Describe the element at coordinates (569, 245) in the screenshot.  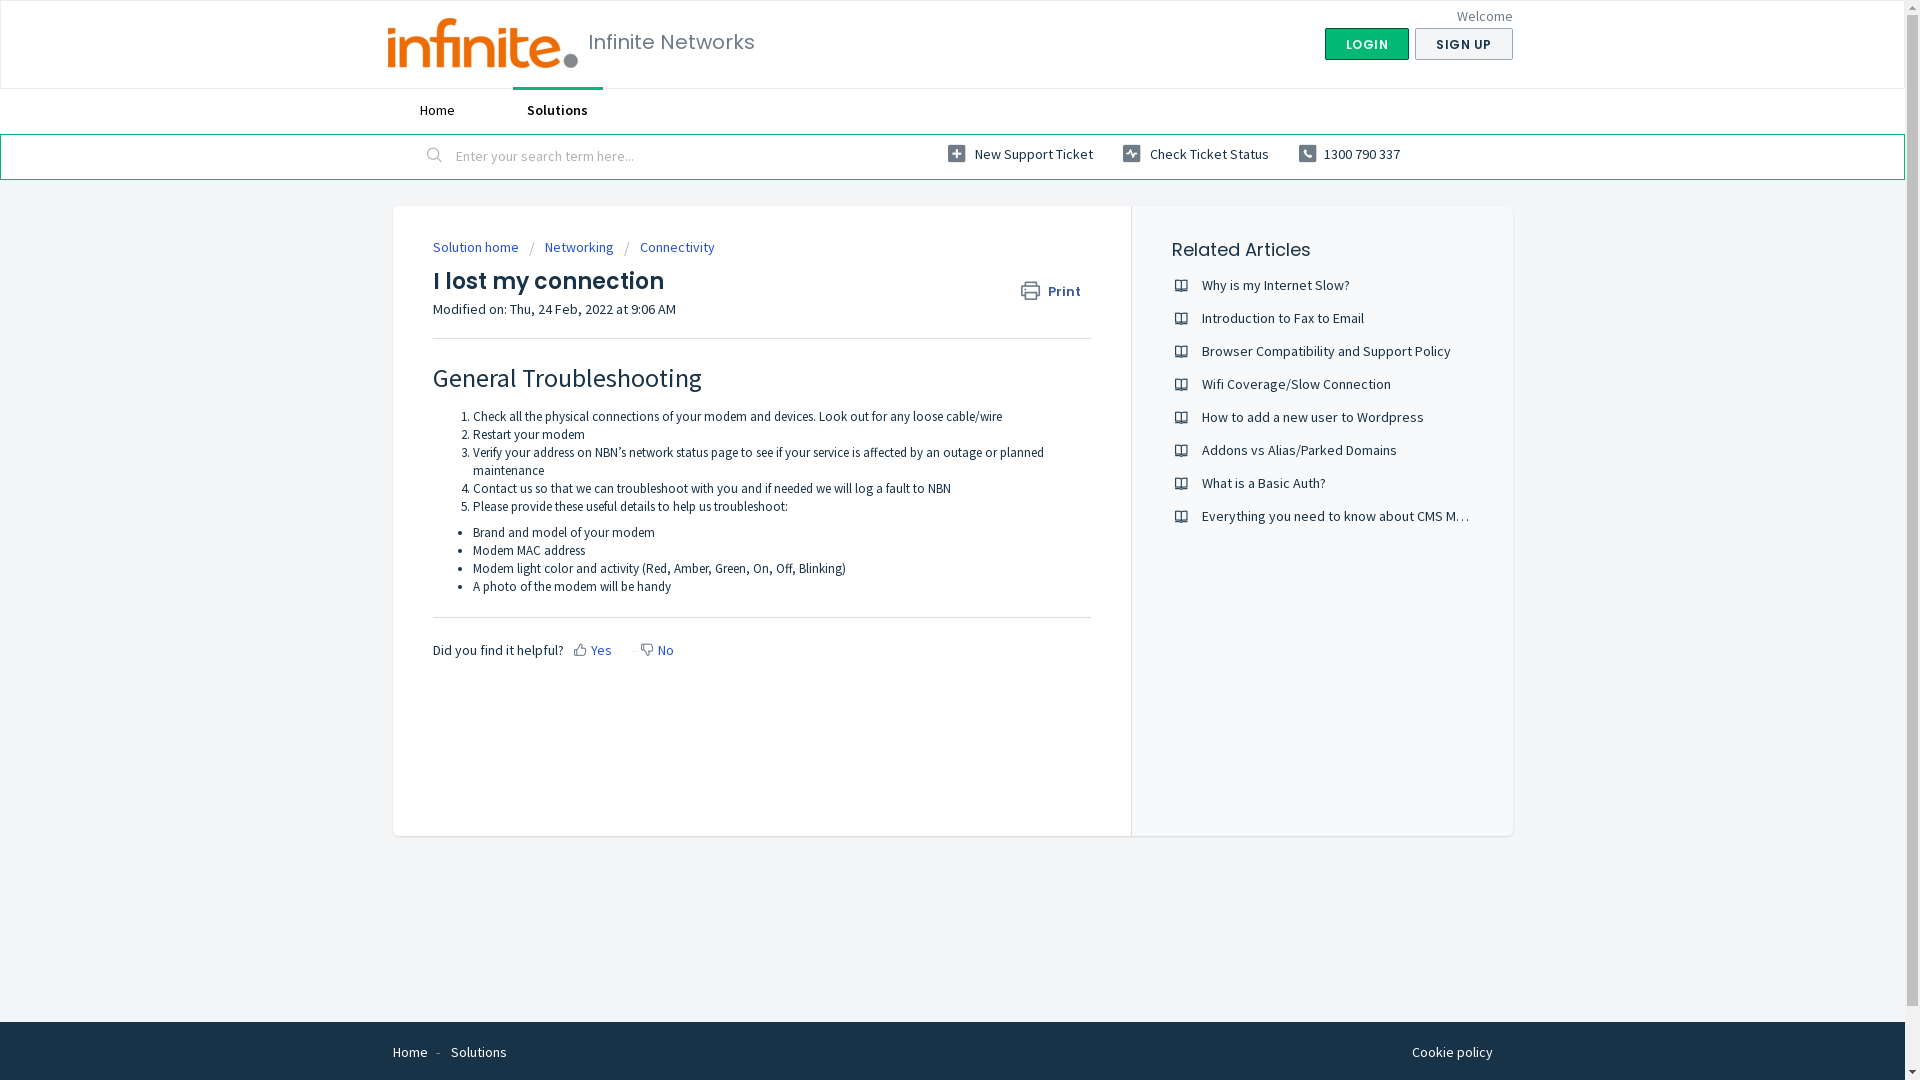
I see `'Networking'` at that location.